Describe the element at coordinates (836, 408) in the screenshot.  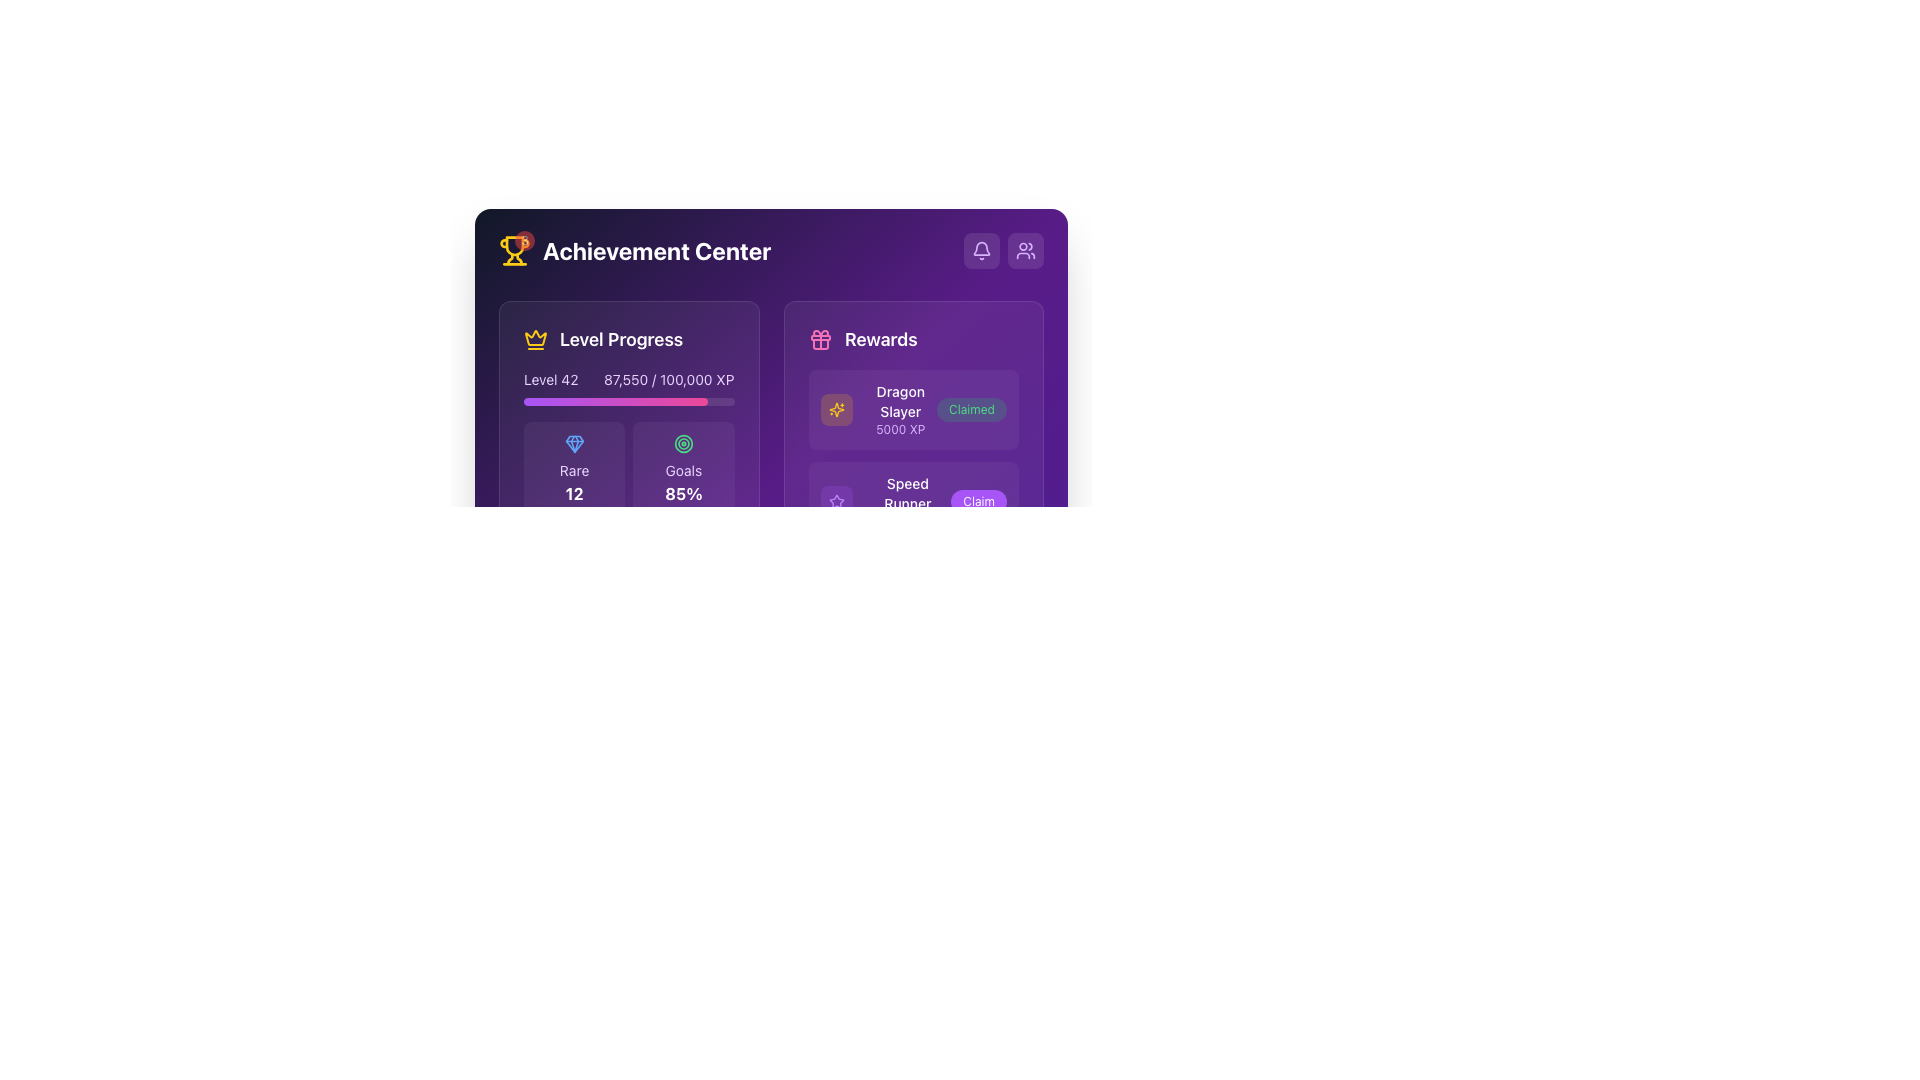
I see `the SVG Icon located in the top-right corner of the 'Rewards' section, which serves as a decorative or status indicator for achievements or rewards` at that location.